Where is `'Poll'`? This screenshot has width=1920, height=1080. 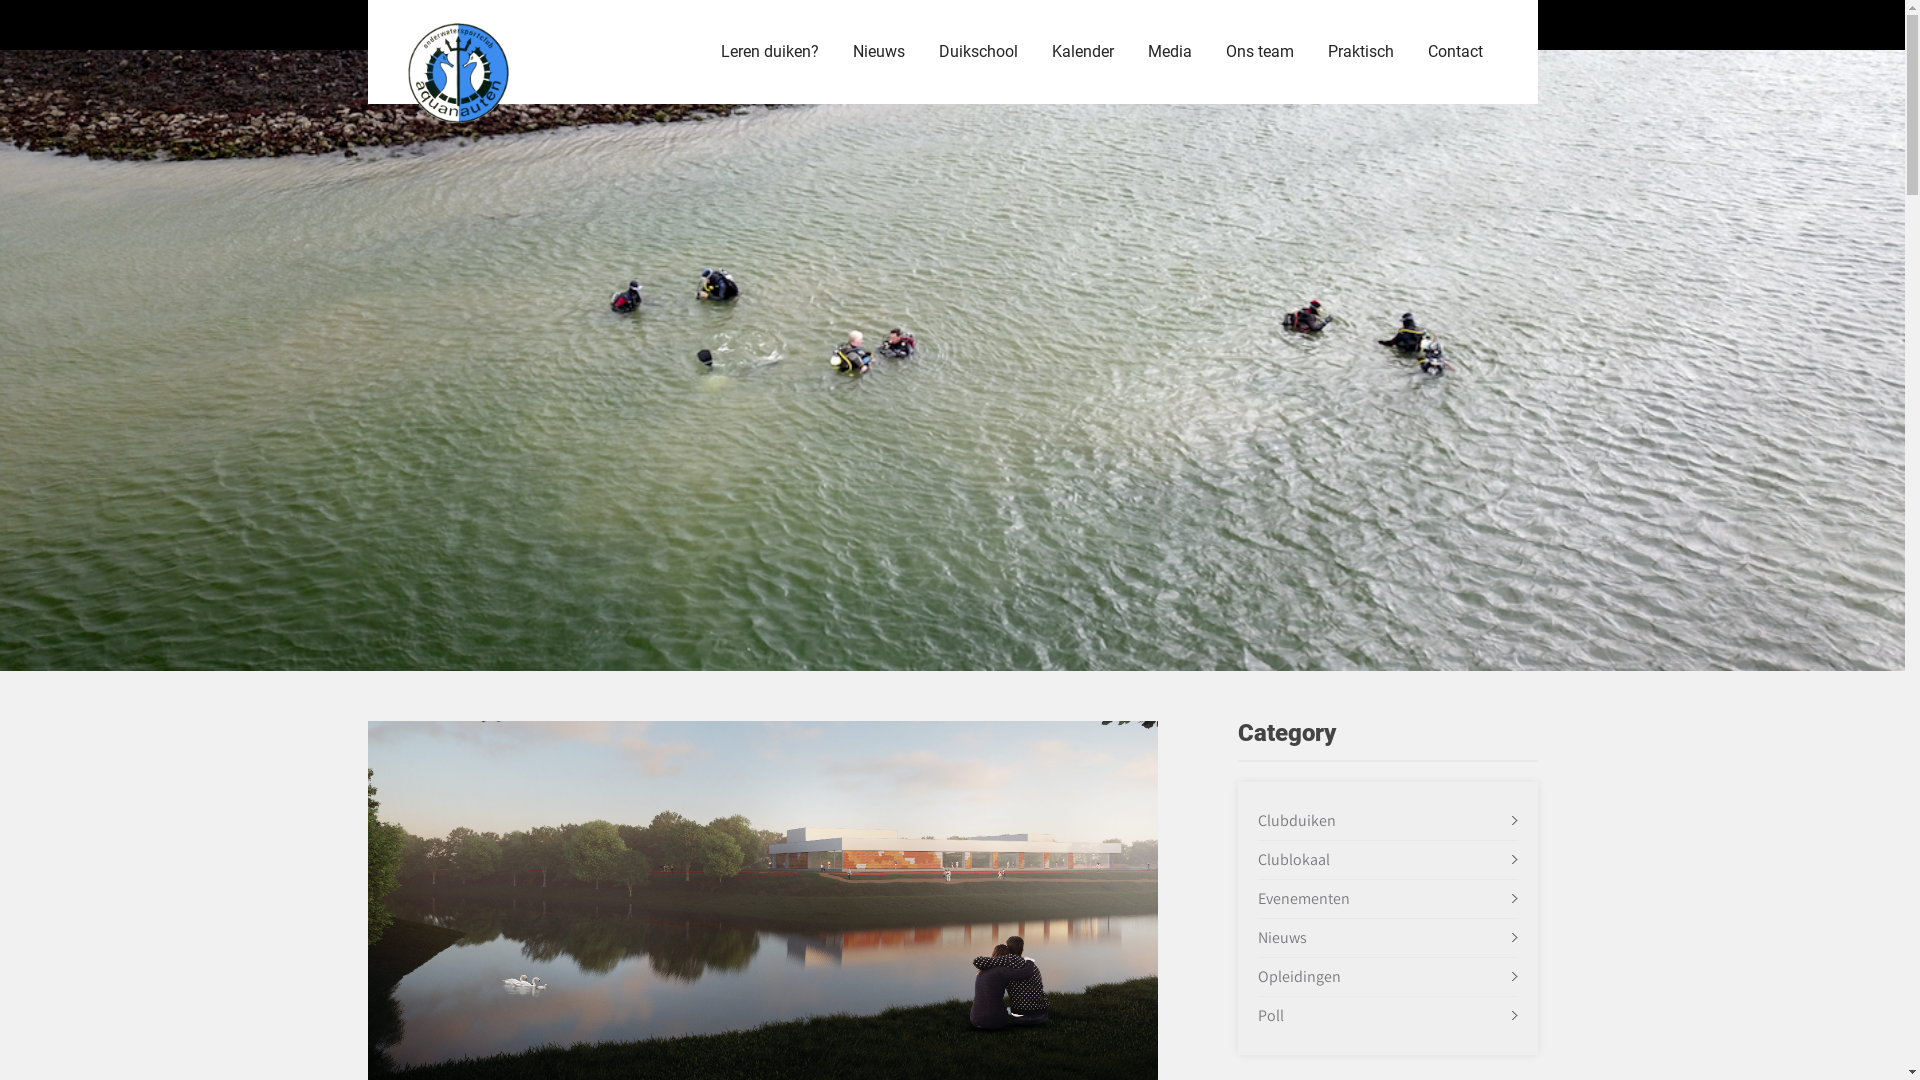
'Poll' is located at coordinates (1270, 1015).